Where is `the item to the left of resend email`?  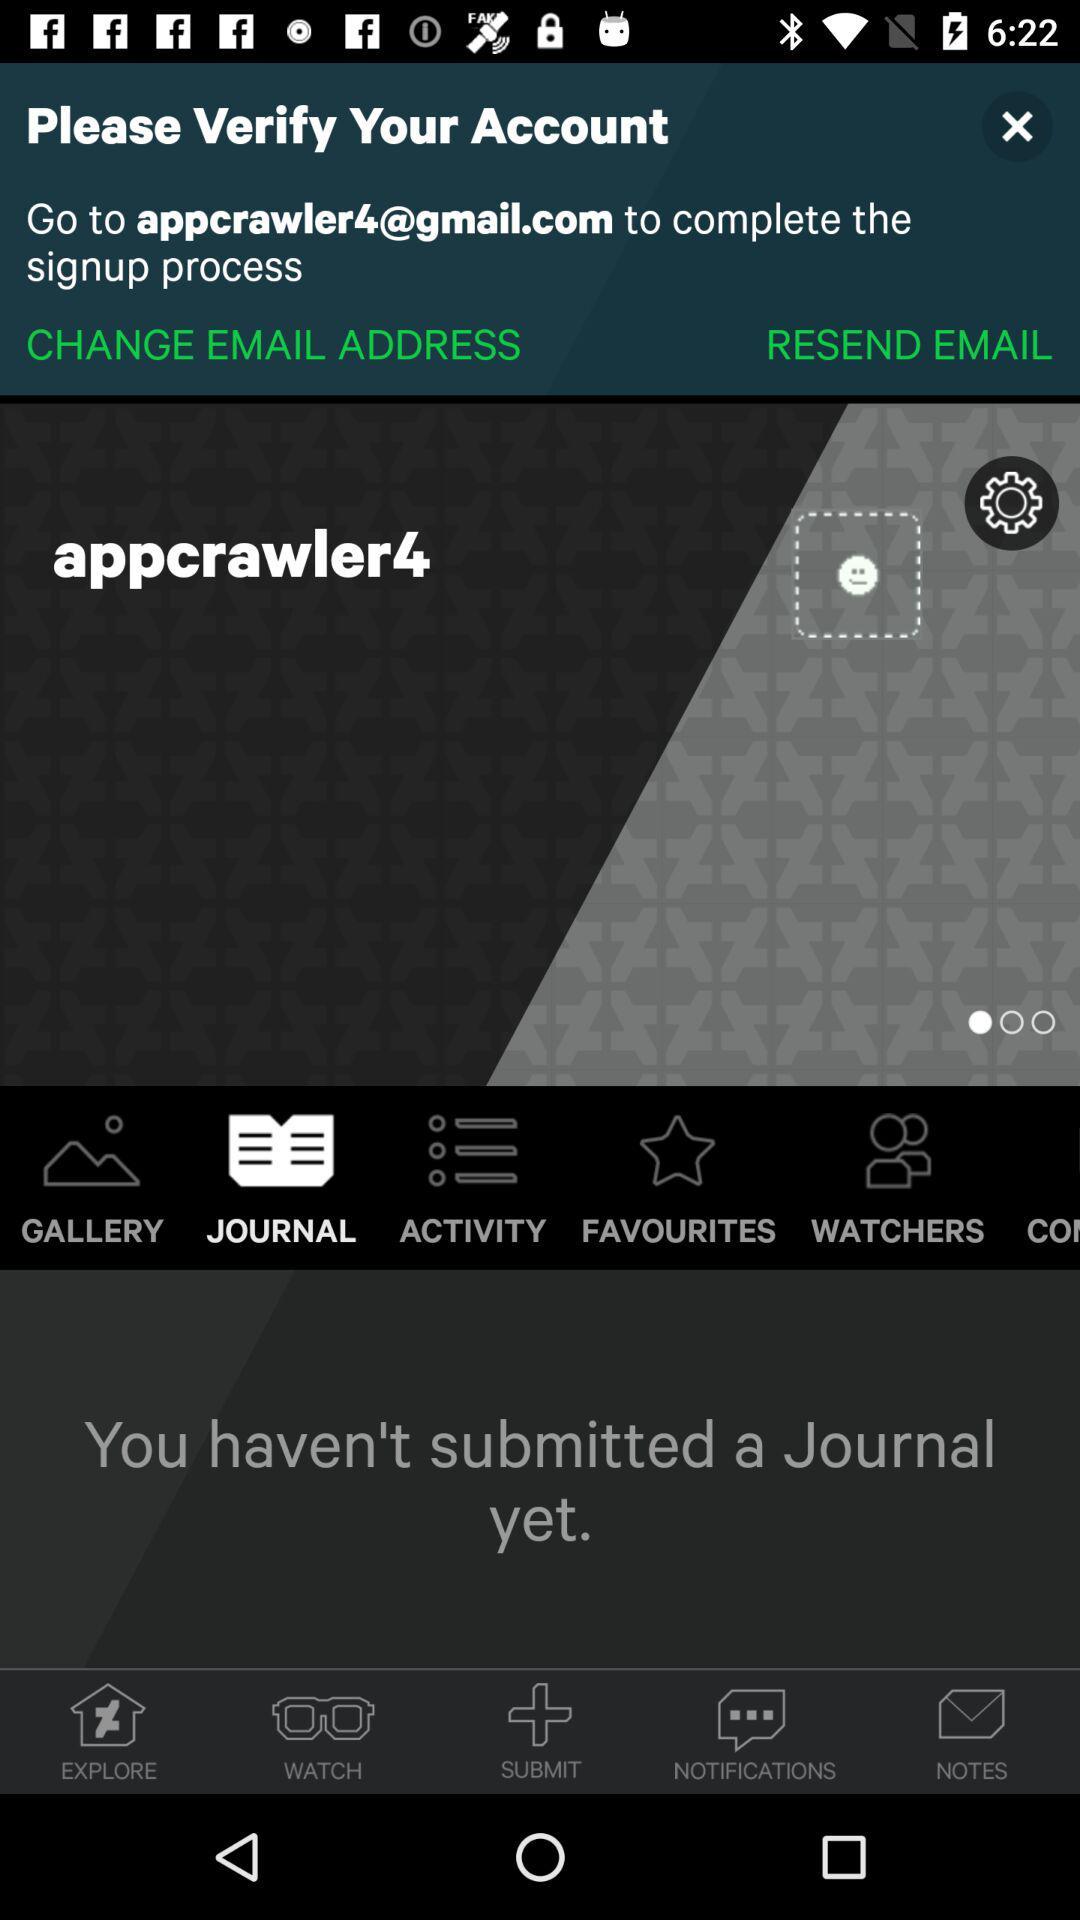 the item to the left of resend email is located at coordinates (273, 342).